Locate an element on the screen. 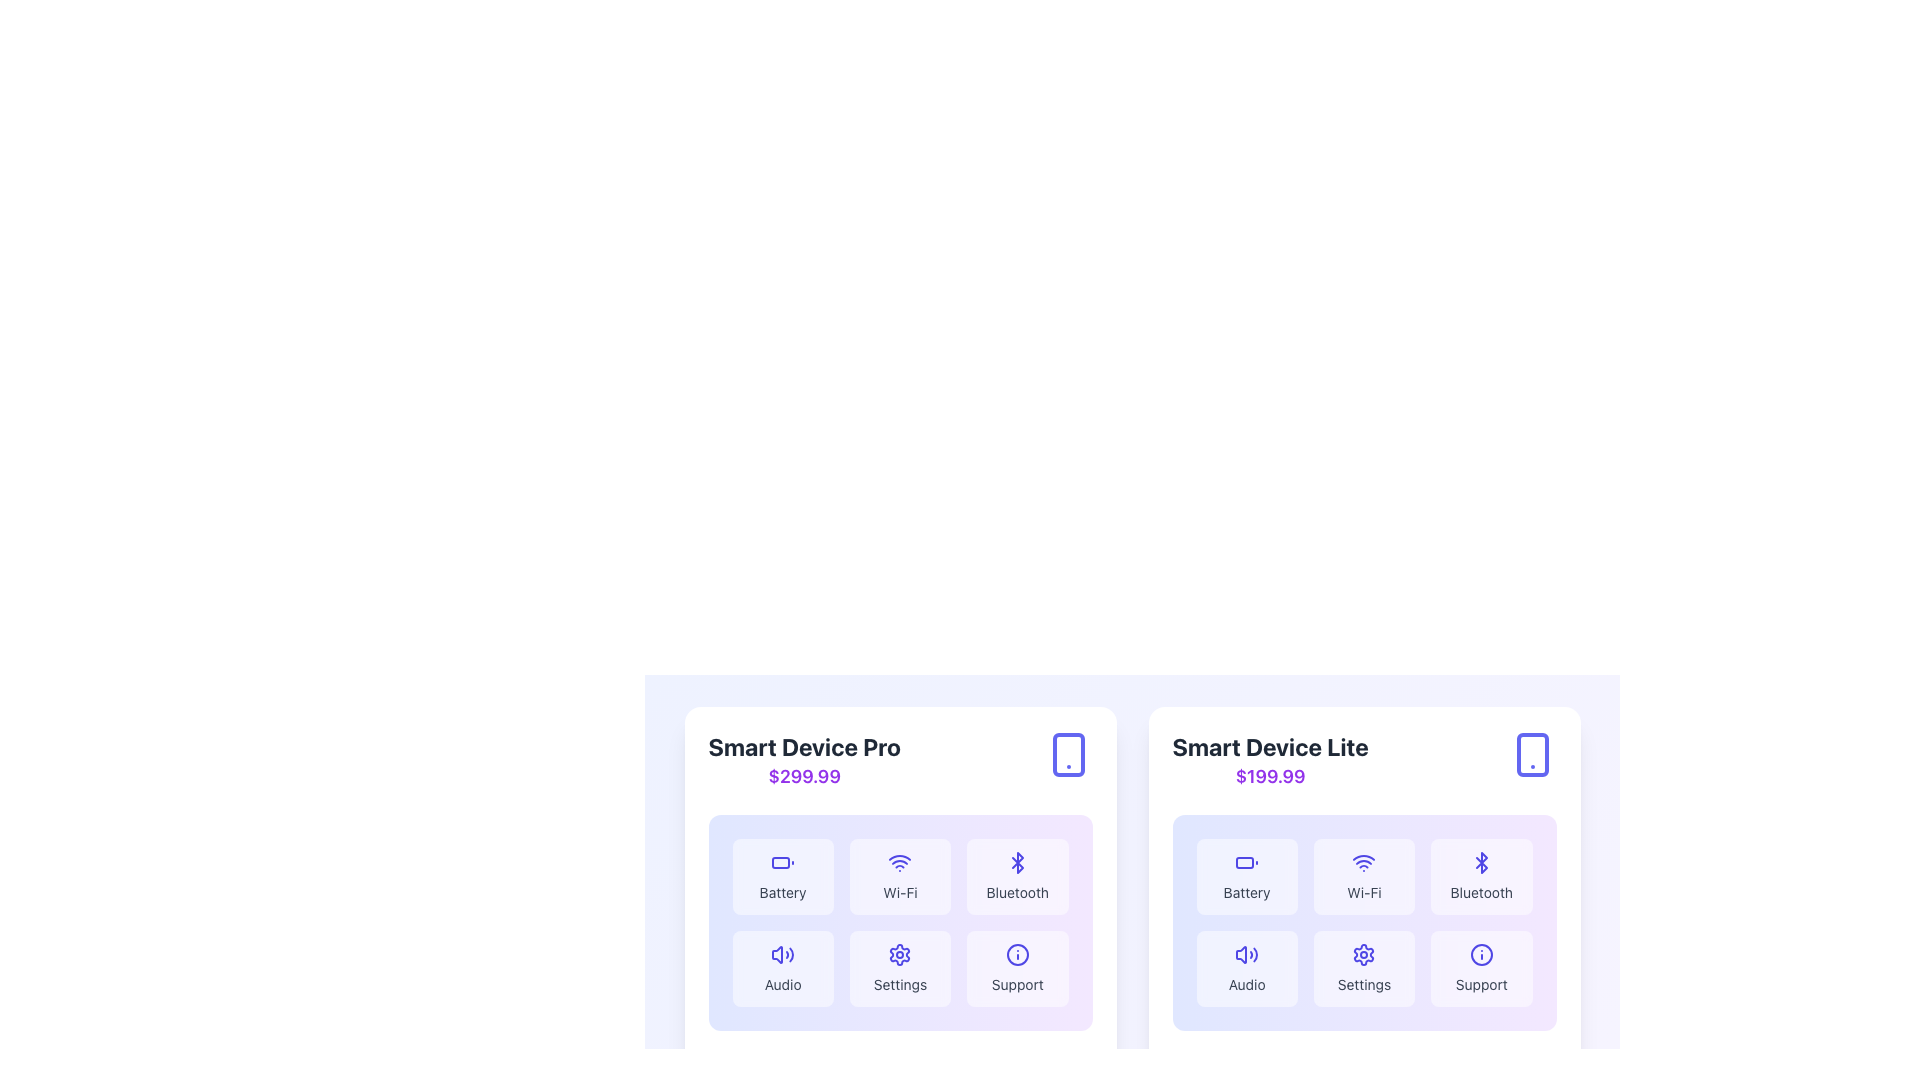  the support icon located in the bottom-right region of the Smart Device Lite interface is located at coordinates (1481, 954).